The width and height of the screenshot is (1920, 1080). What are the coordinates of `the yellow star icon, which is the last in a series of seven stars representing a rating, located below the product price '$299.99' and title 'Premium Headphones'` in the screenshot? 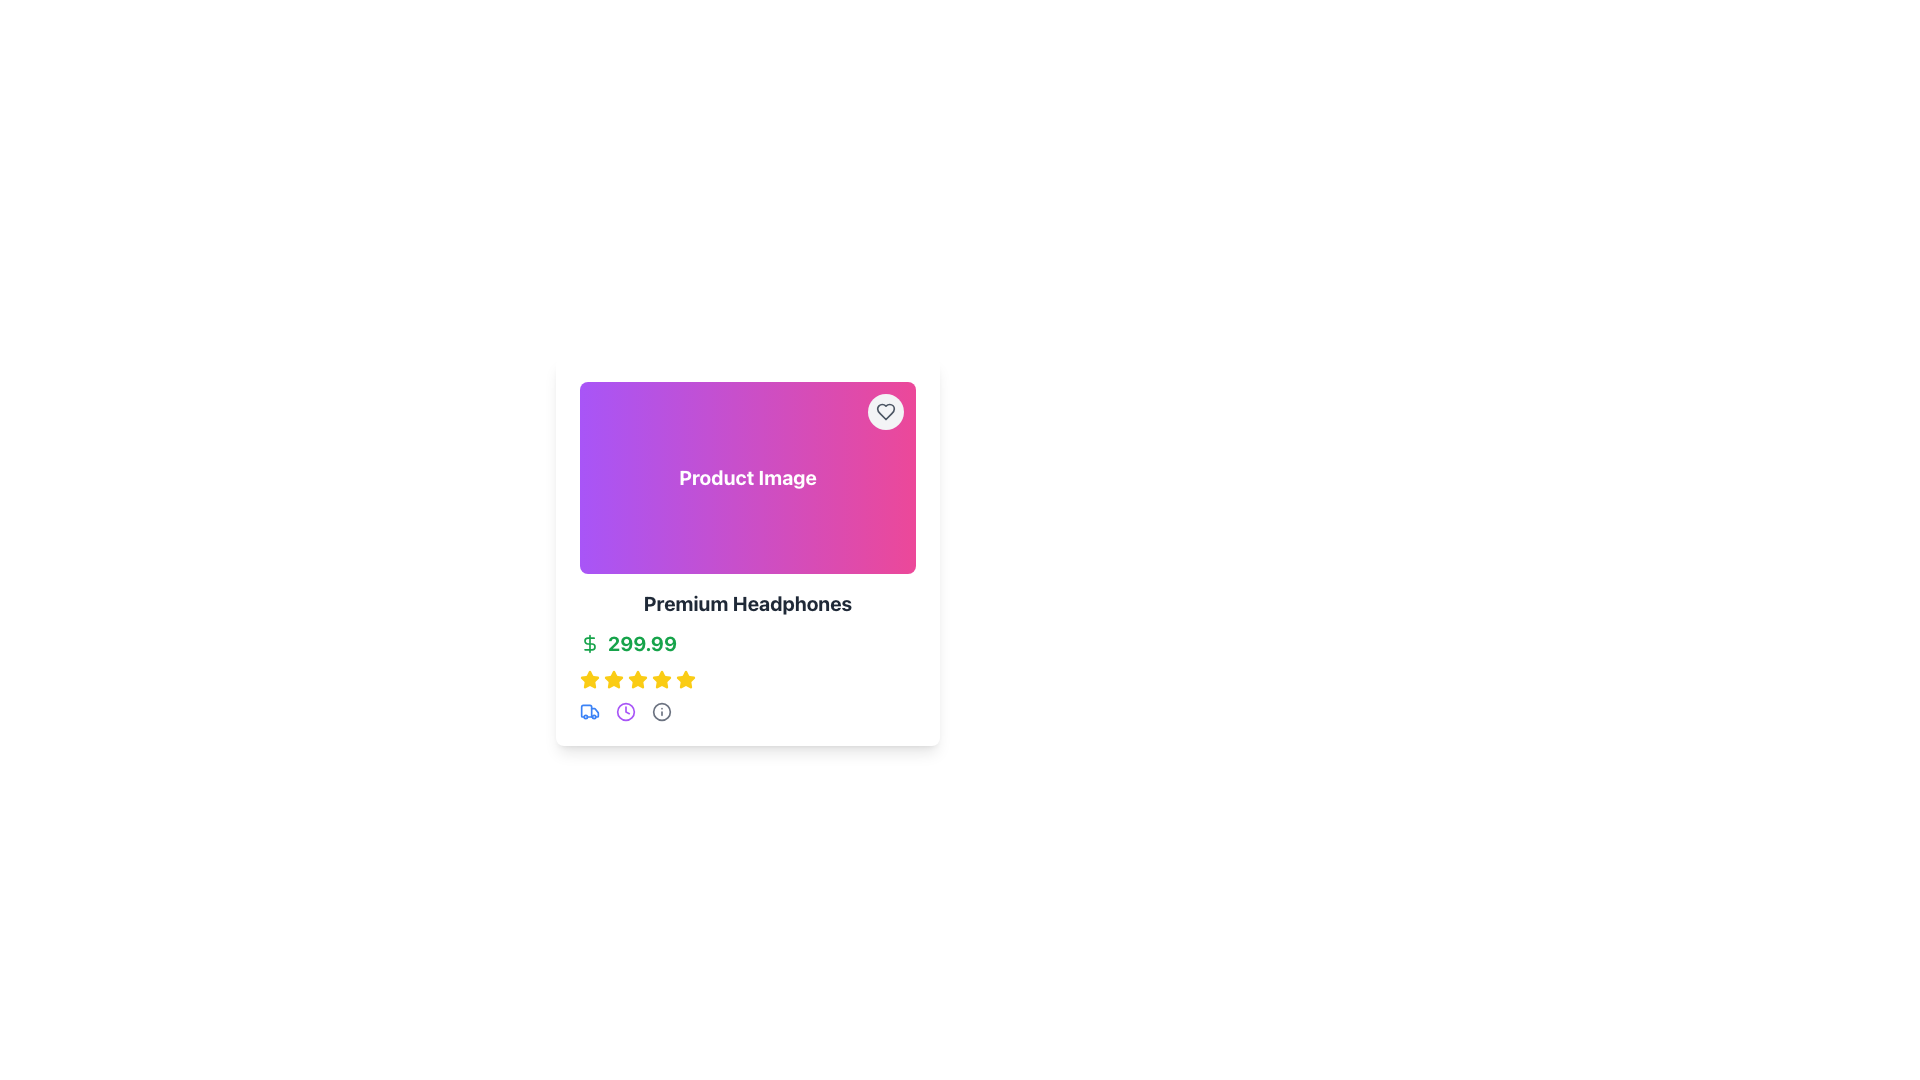 It's located at (686, 678).